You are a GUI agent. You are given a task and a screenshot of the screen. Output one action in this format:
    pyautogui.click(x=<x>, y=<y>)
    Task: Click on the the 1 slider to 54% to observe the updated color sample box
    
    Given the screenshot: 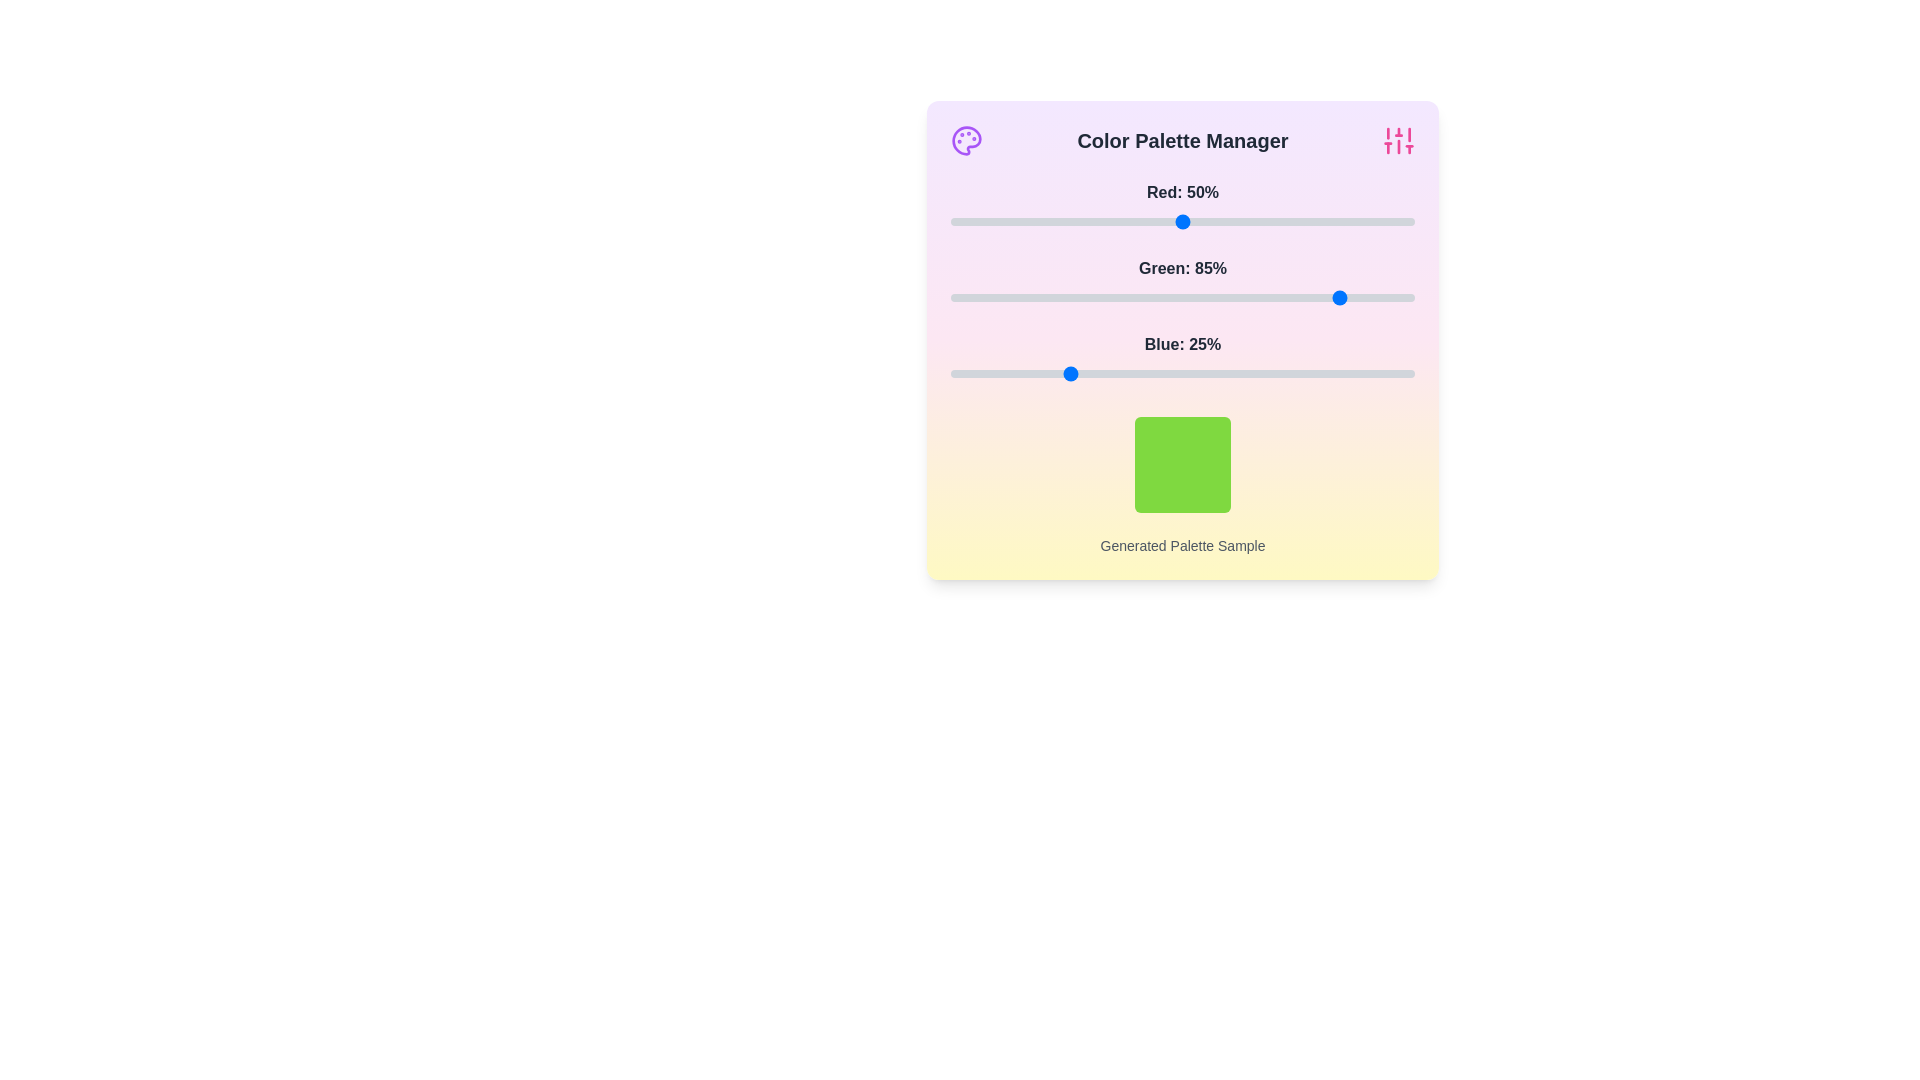 What is the action you would take?
    pyautogui.click(x=1200, y=297)
    